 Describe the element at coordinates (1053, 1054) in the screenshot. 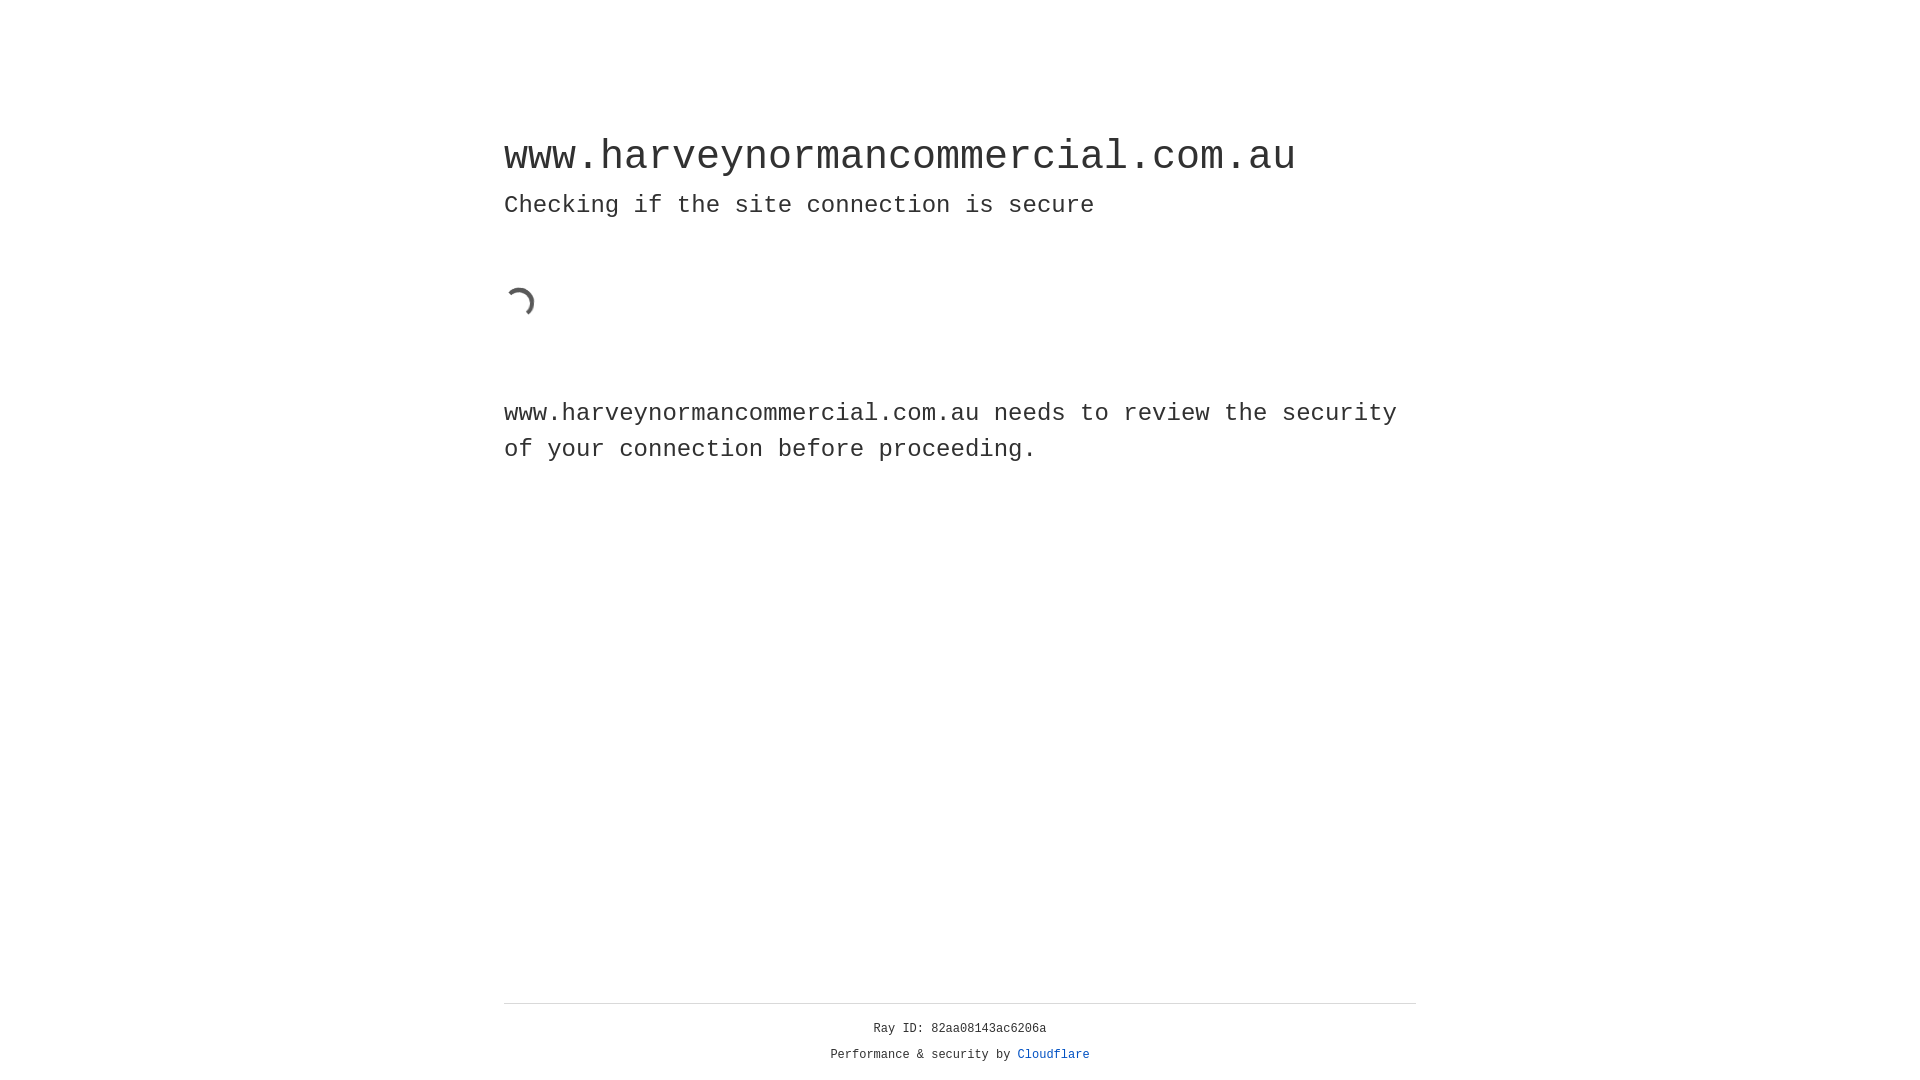

I see `'Cloudflare'` at that location.